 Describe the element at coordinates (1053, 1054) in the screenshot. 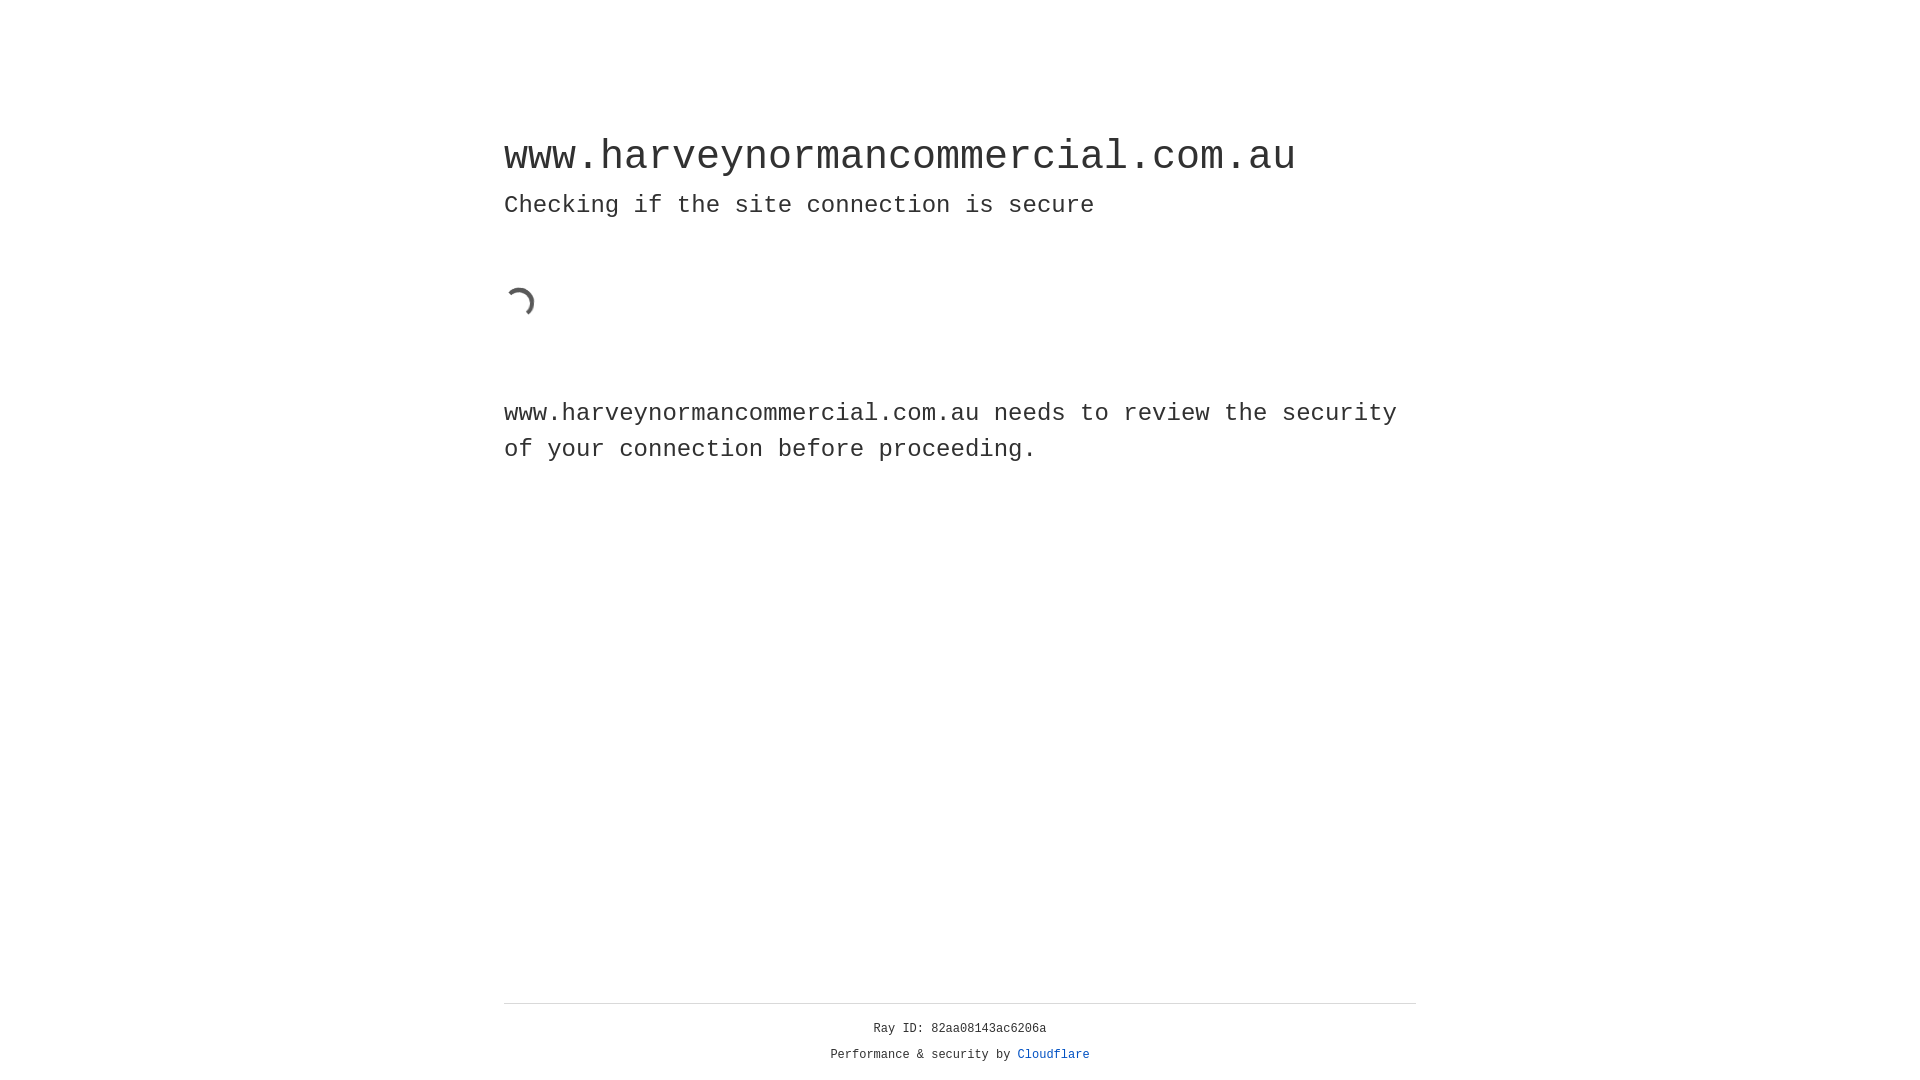

I see `'Cloudflare'` at that location.